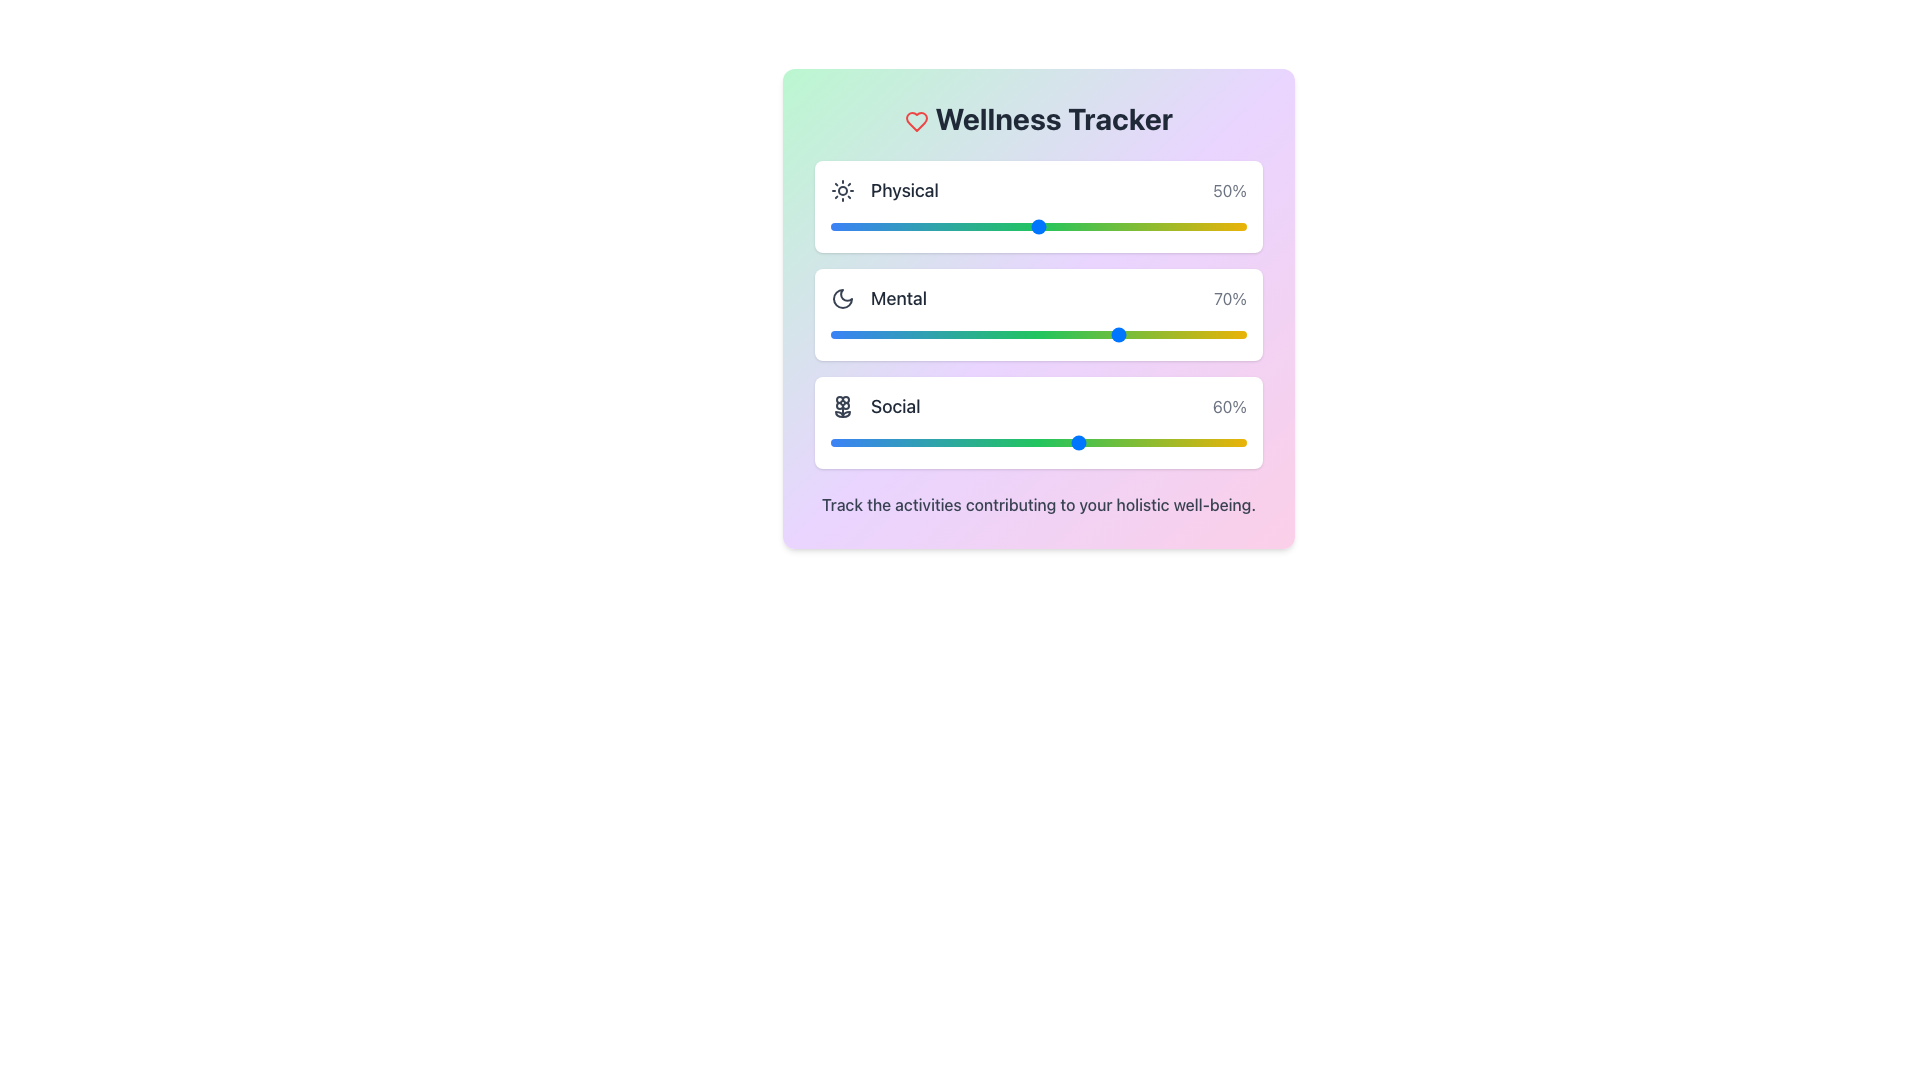 This screenshot has width=1920, height=1080. What do you see at coordinates (843, 191) in the screenshot?
I see `the sun icon, which is a gray, slightly bold circular symbol with radial lines, located to the far left in the 'Physical' section of the 'Wellness Tracker' panel, next to the 'Physical' text label and above the progress bar` at bounding box center [843, 191].